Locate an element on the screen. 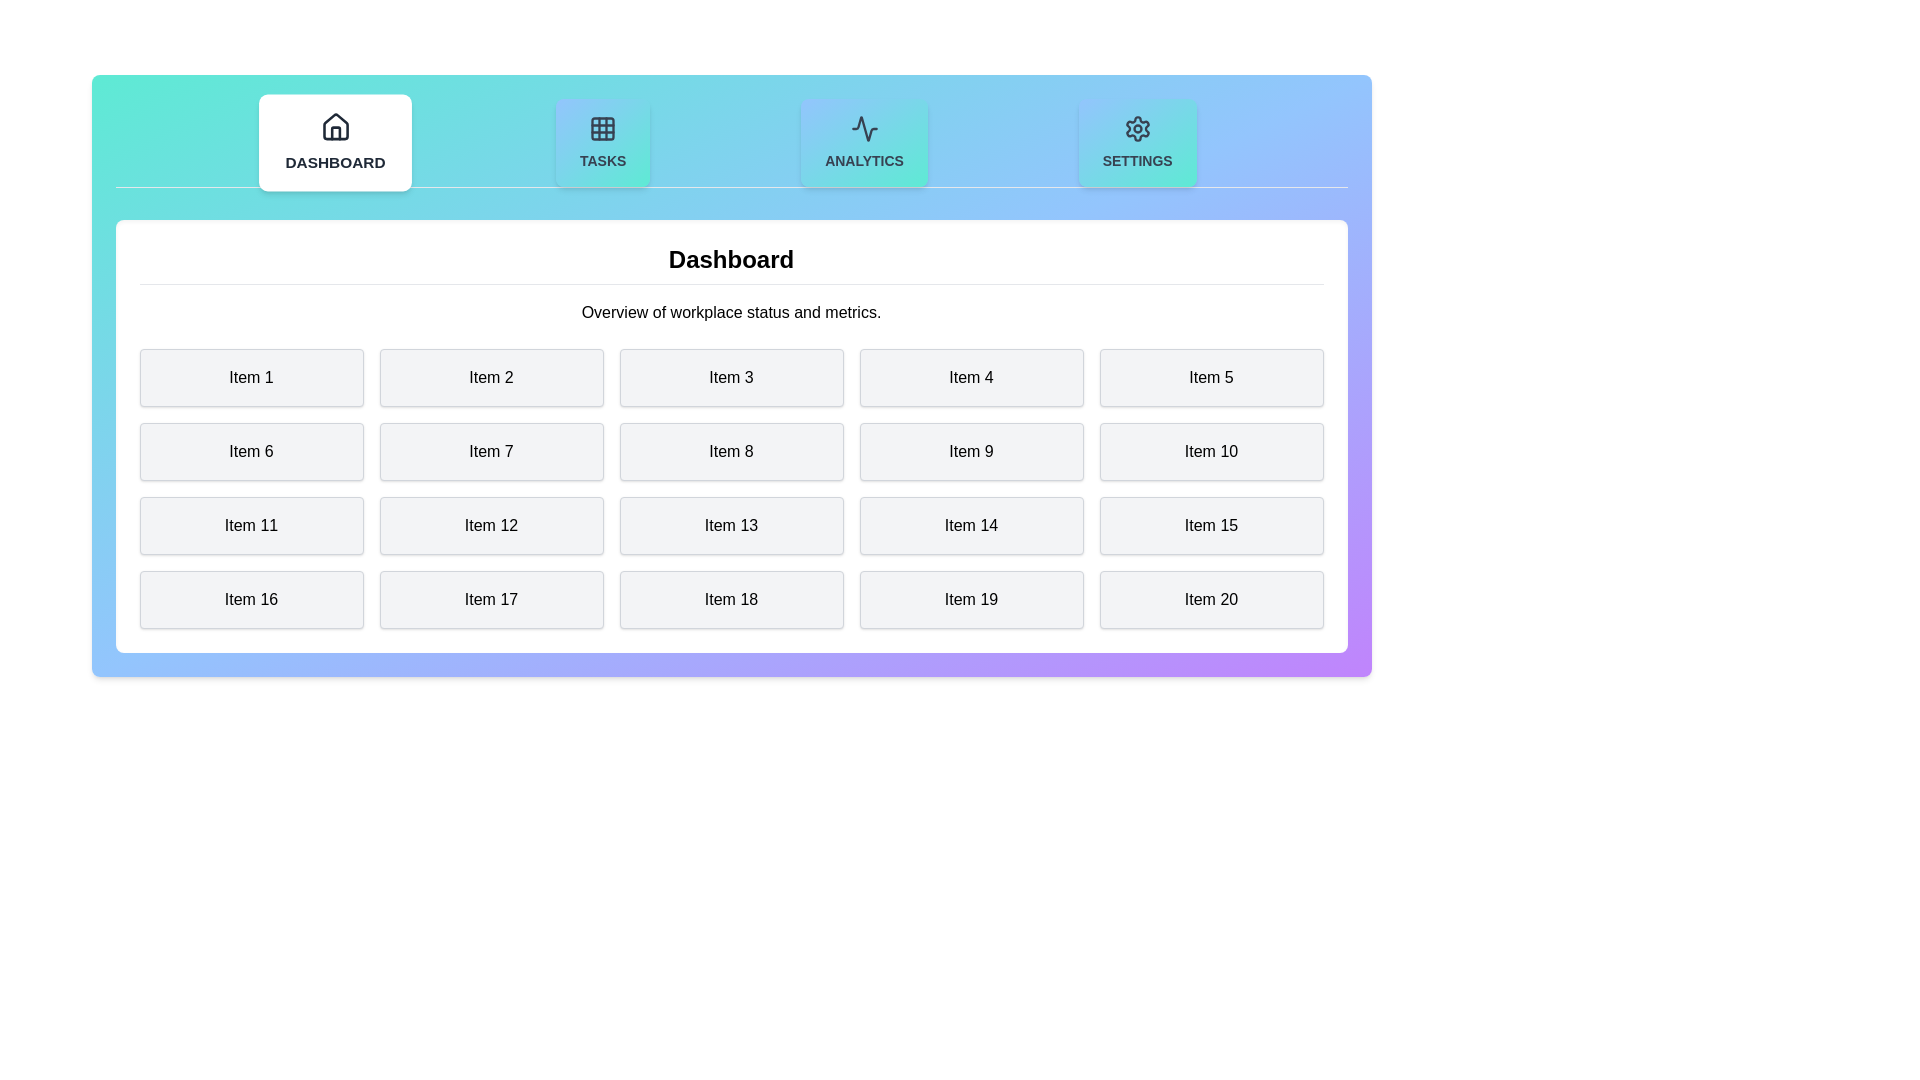 The height and width of the screenshot is (1080, 1920). the Analytics tab to display its content is located at coordinates (864, 141).